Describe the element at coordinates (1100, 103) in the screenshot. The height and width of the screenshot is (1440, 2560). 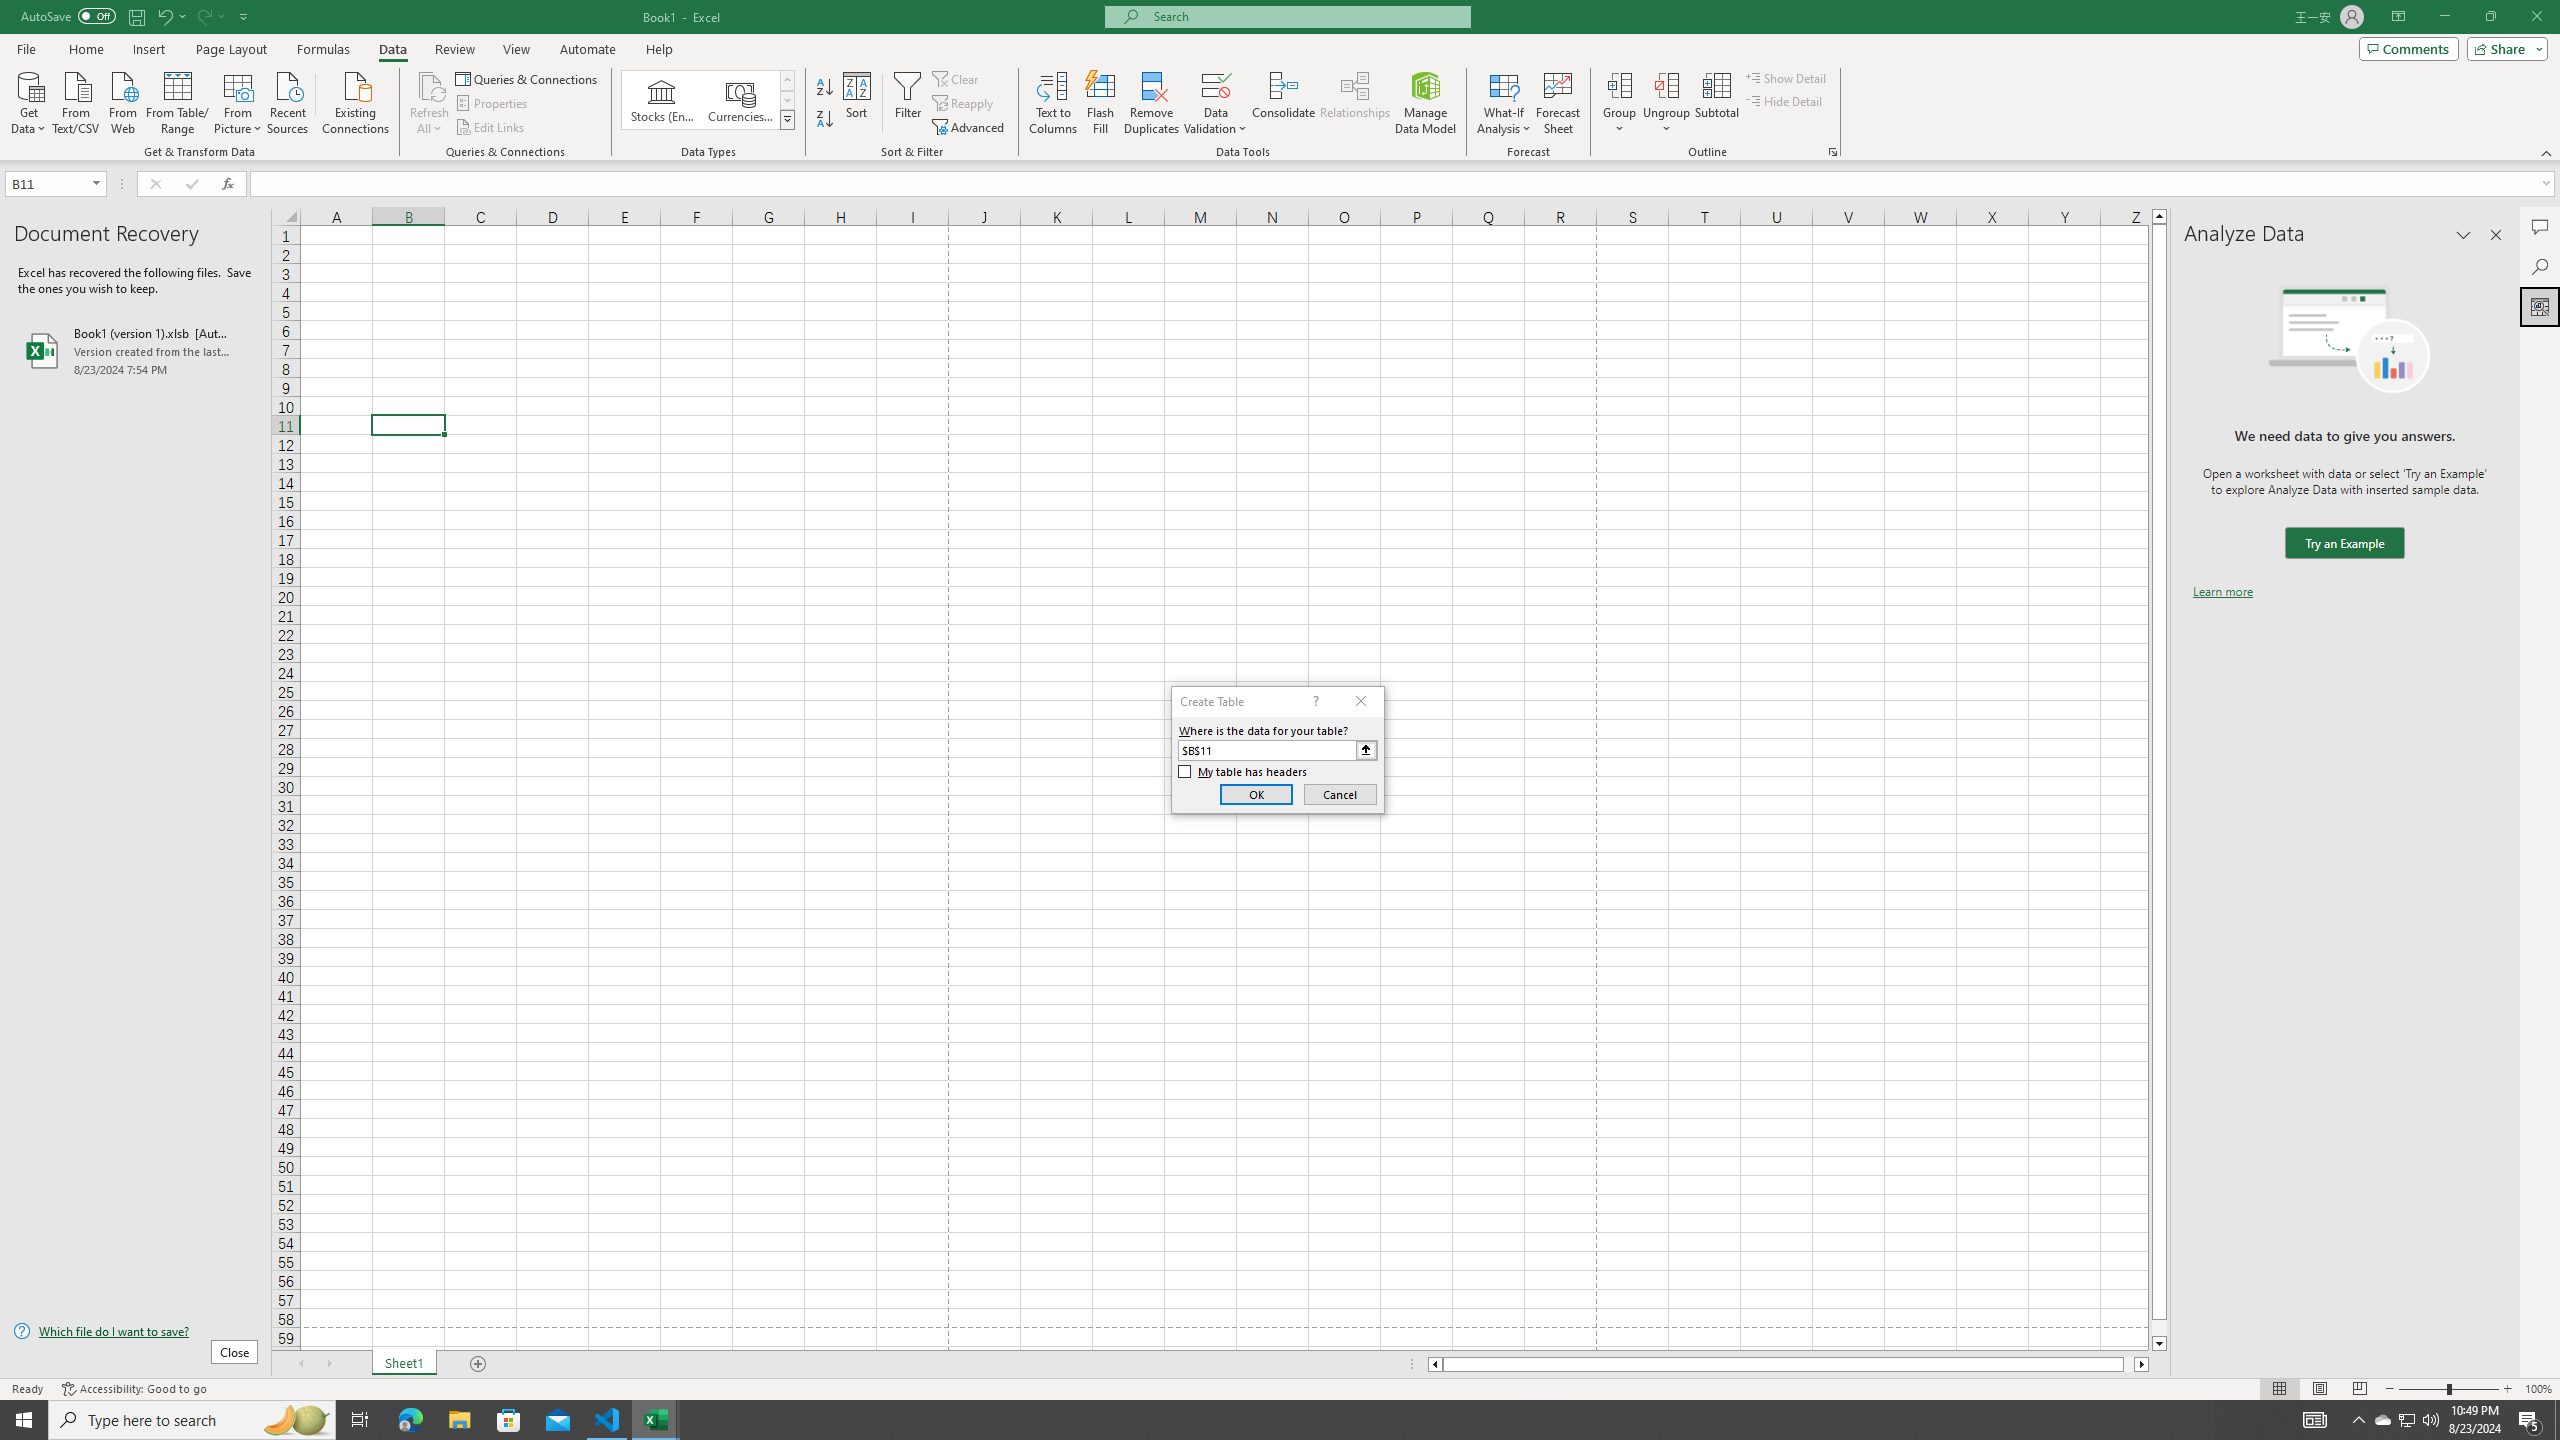
I see `'Flash Fill'` at that location.